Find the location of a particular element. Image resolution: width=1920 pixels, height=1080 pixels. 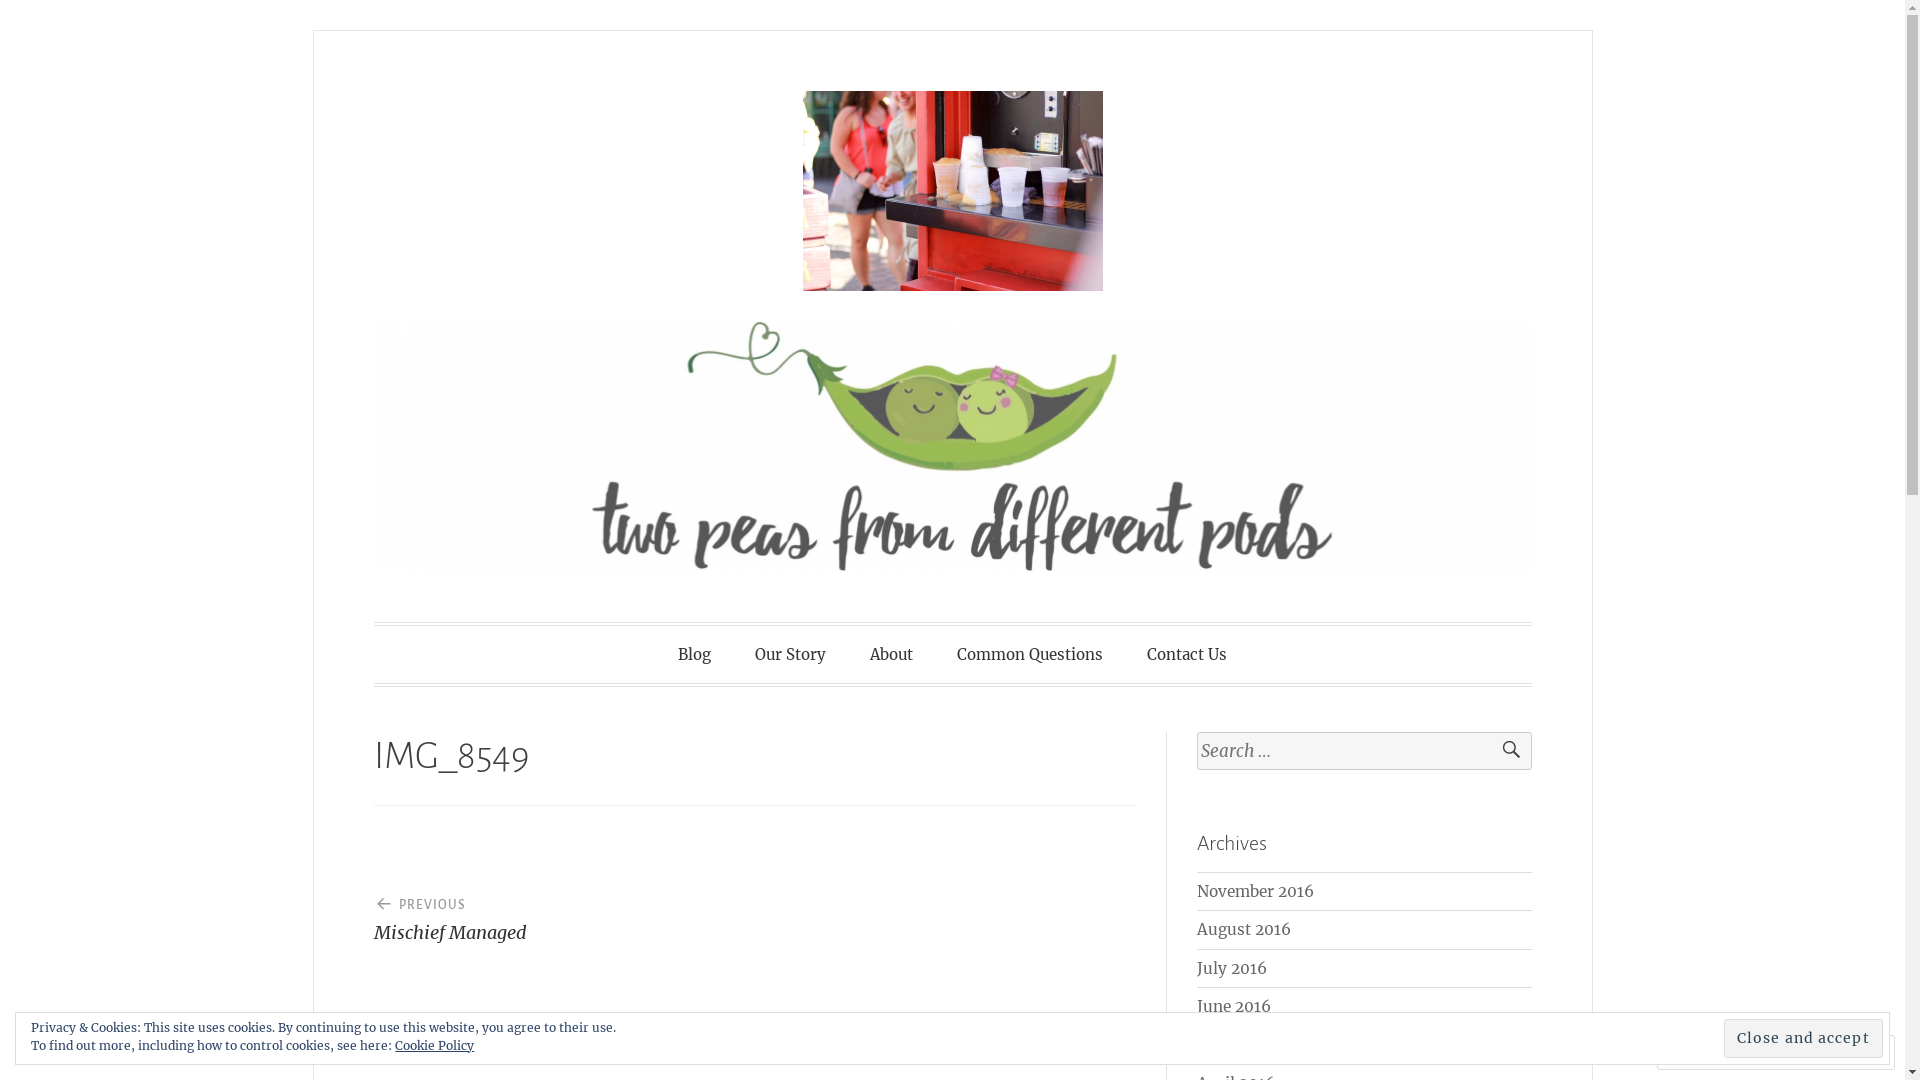

'July 2016' is located at coordinates (1231, 967).